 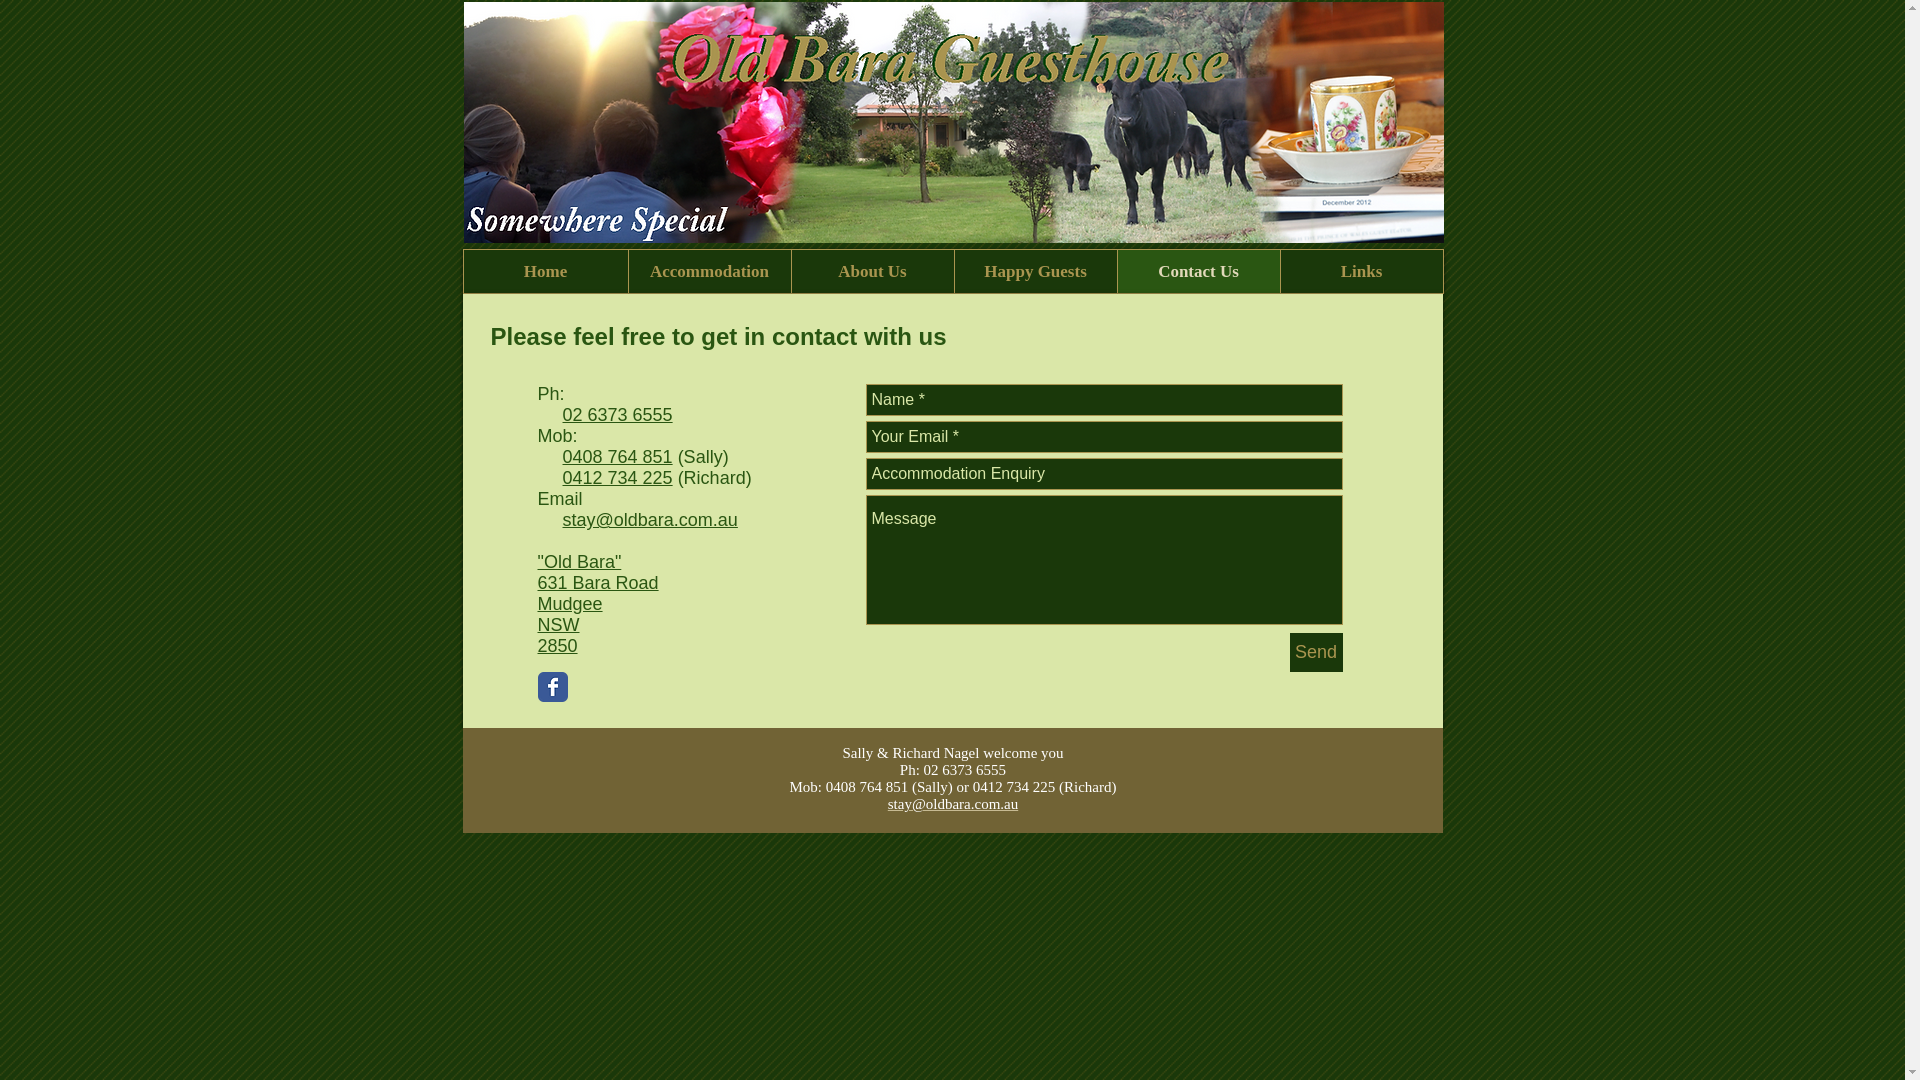 What do you see at coordinates (561, 414) in the screenshot?
I see `'02 6373 6555'` at bounding box center [561, 414].